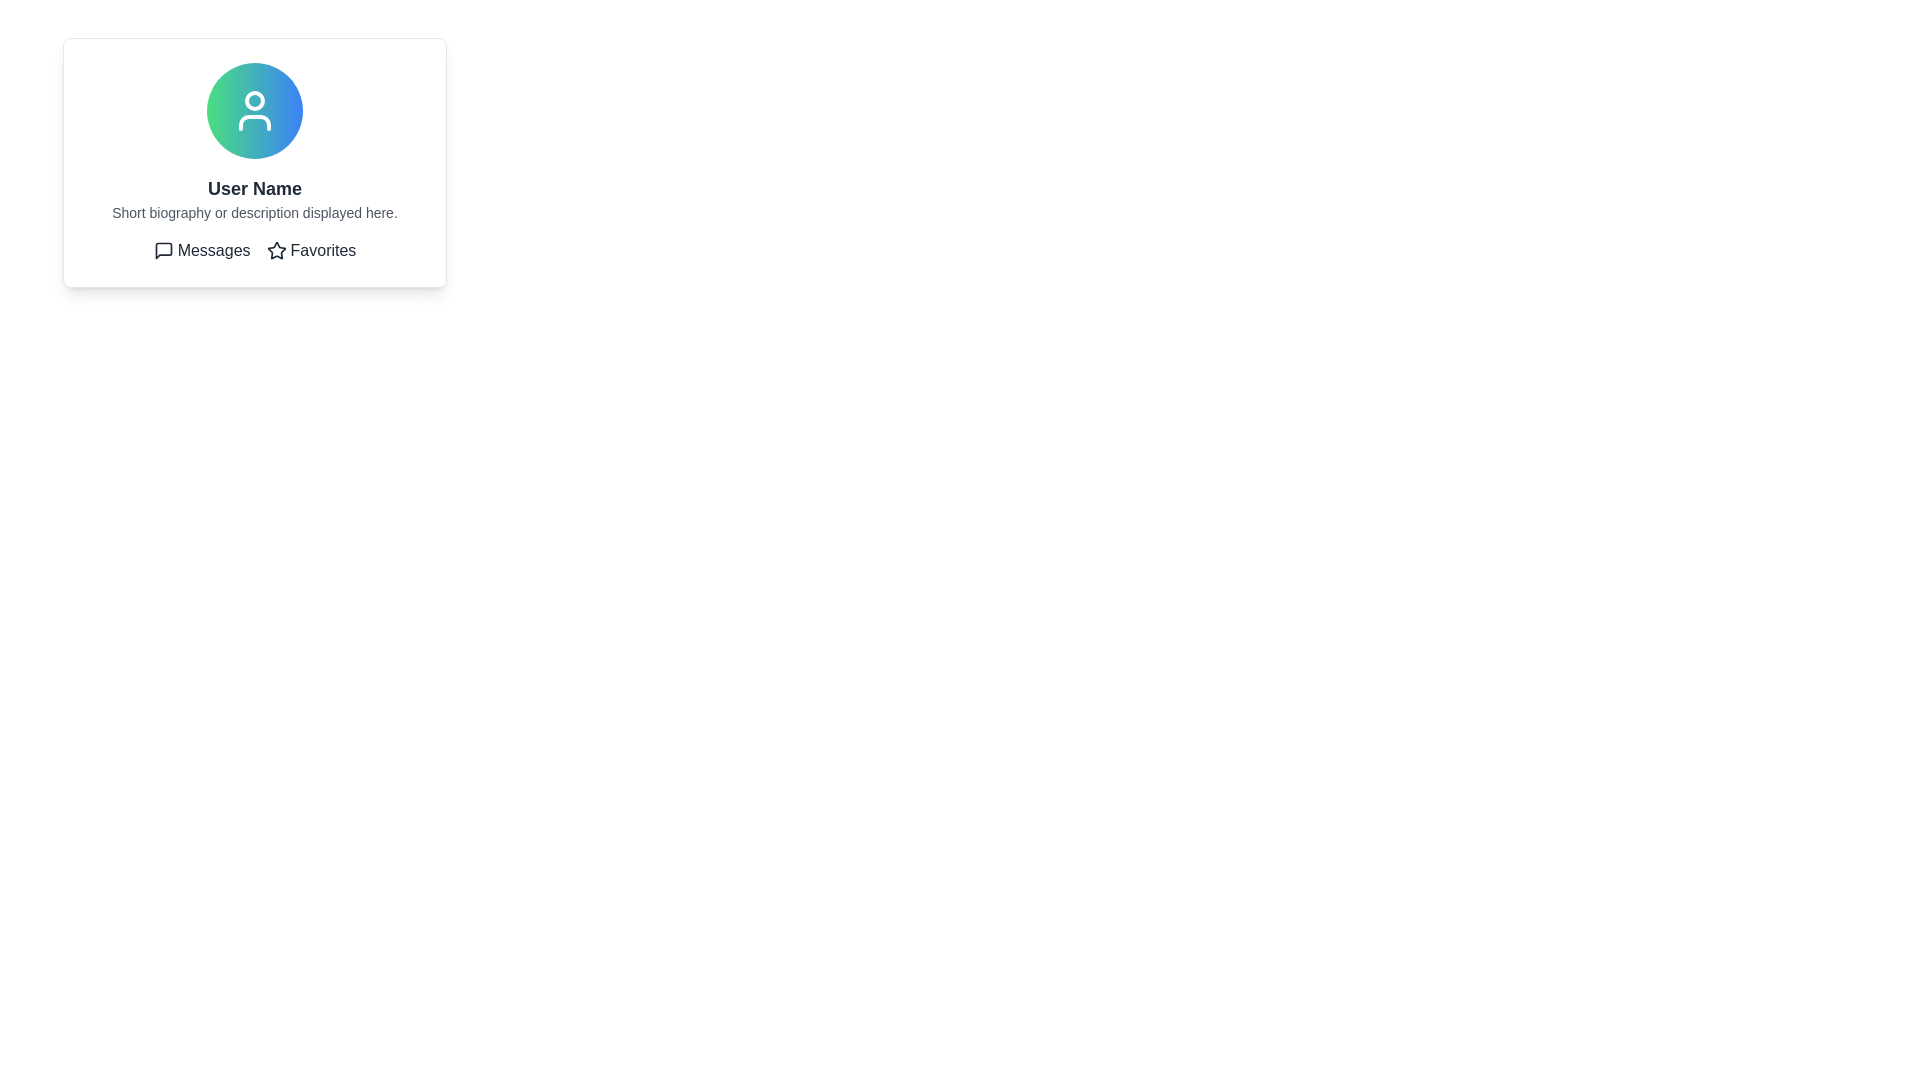  I want to click on the speech bubble icon located to the left of the 'Messages' label, so click(163, 249).